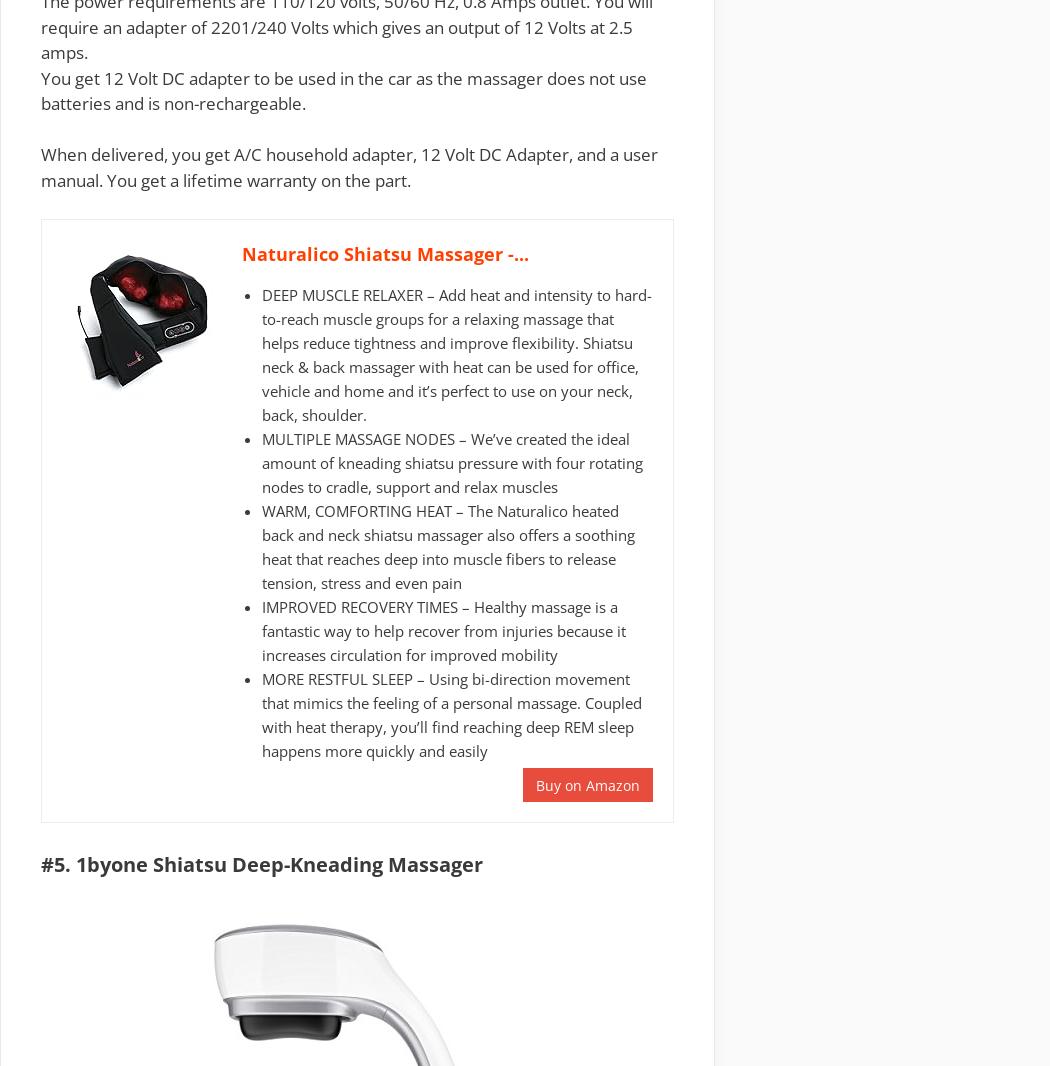  I want to click on 'Buy on Amazon', so click(587, 784).